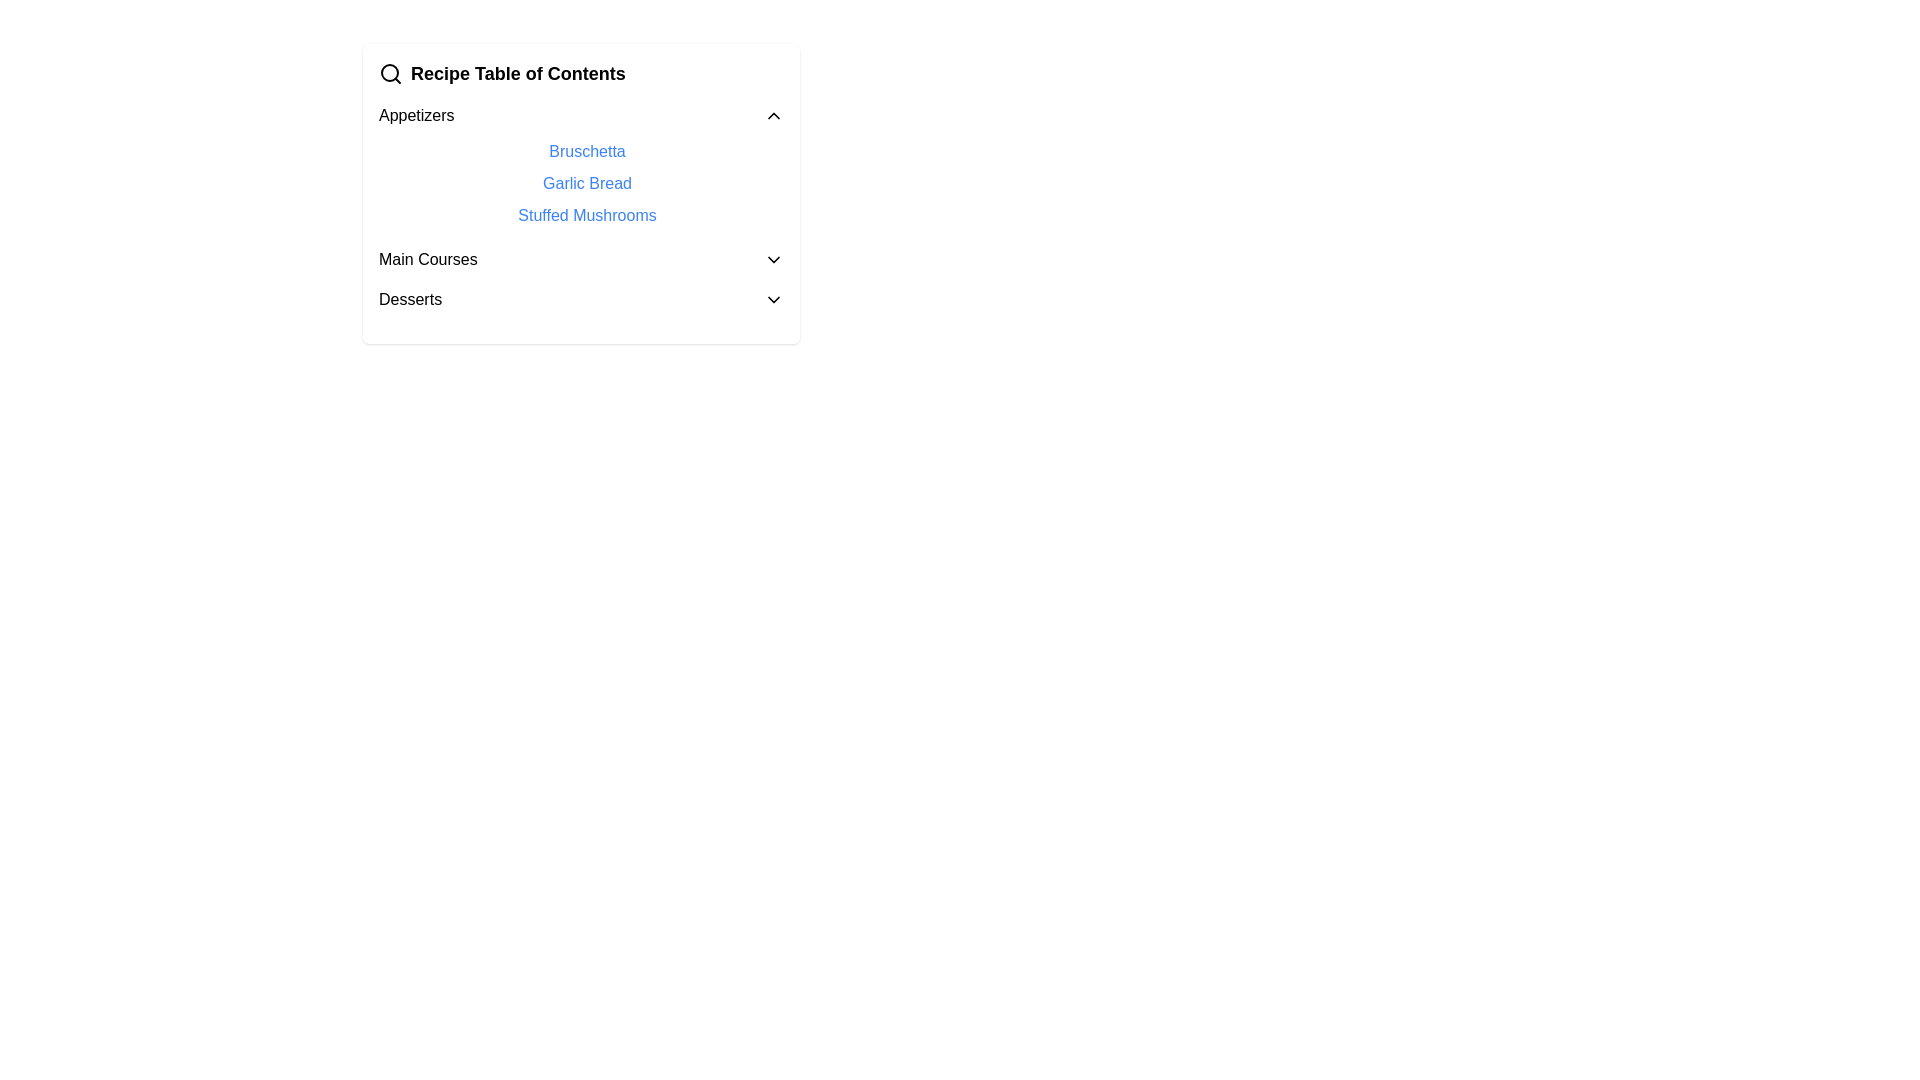 This screenshot has width=1920, height=1080. I want to click on the hyperlink for Garlic Bread, the second interactive item in the Appetizers section of the Recipe Table of Contents, so click(588, 184).